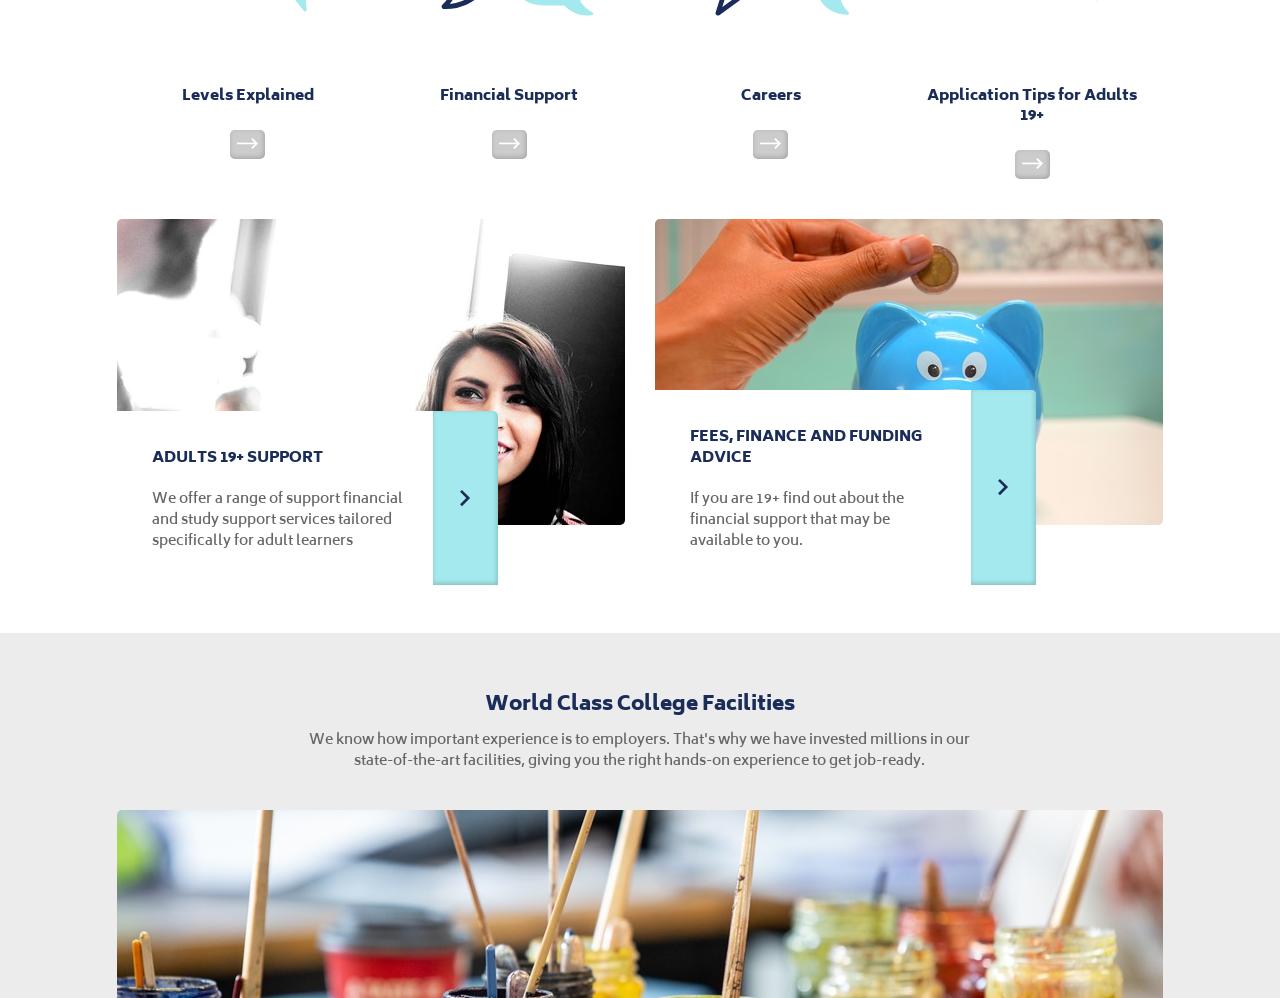  Describe the element at coordinates (509, 92) in the screenshot. I see `'Financial Support'` at that location.